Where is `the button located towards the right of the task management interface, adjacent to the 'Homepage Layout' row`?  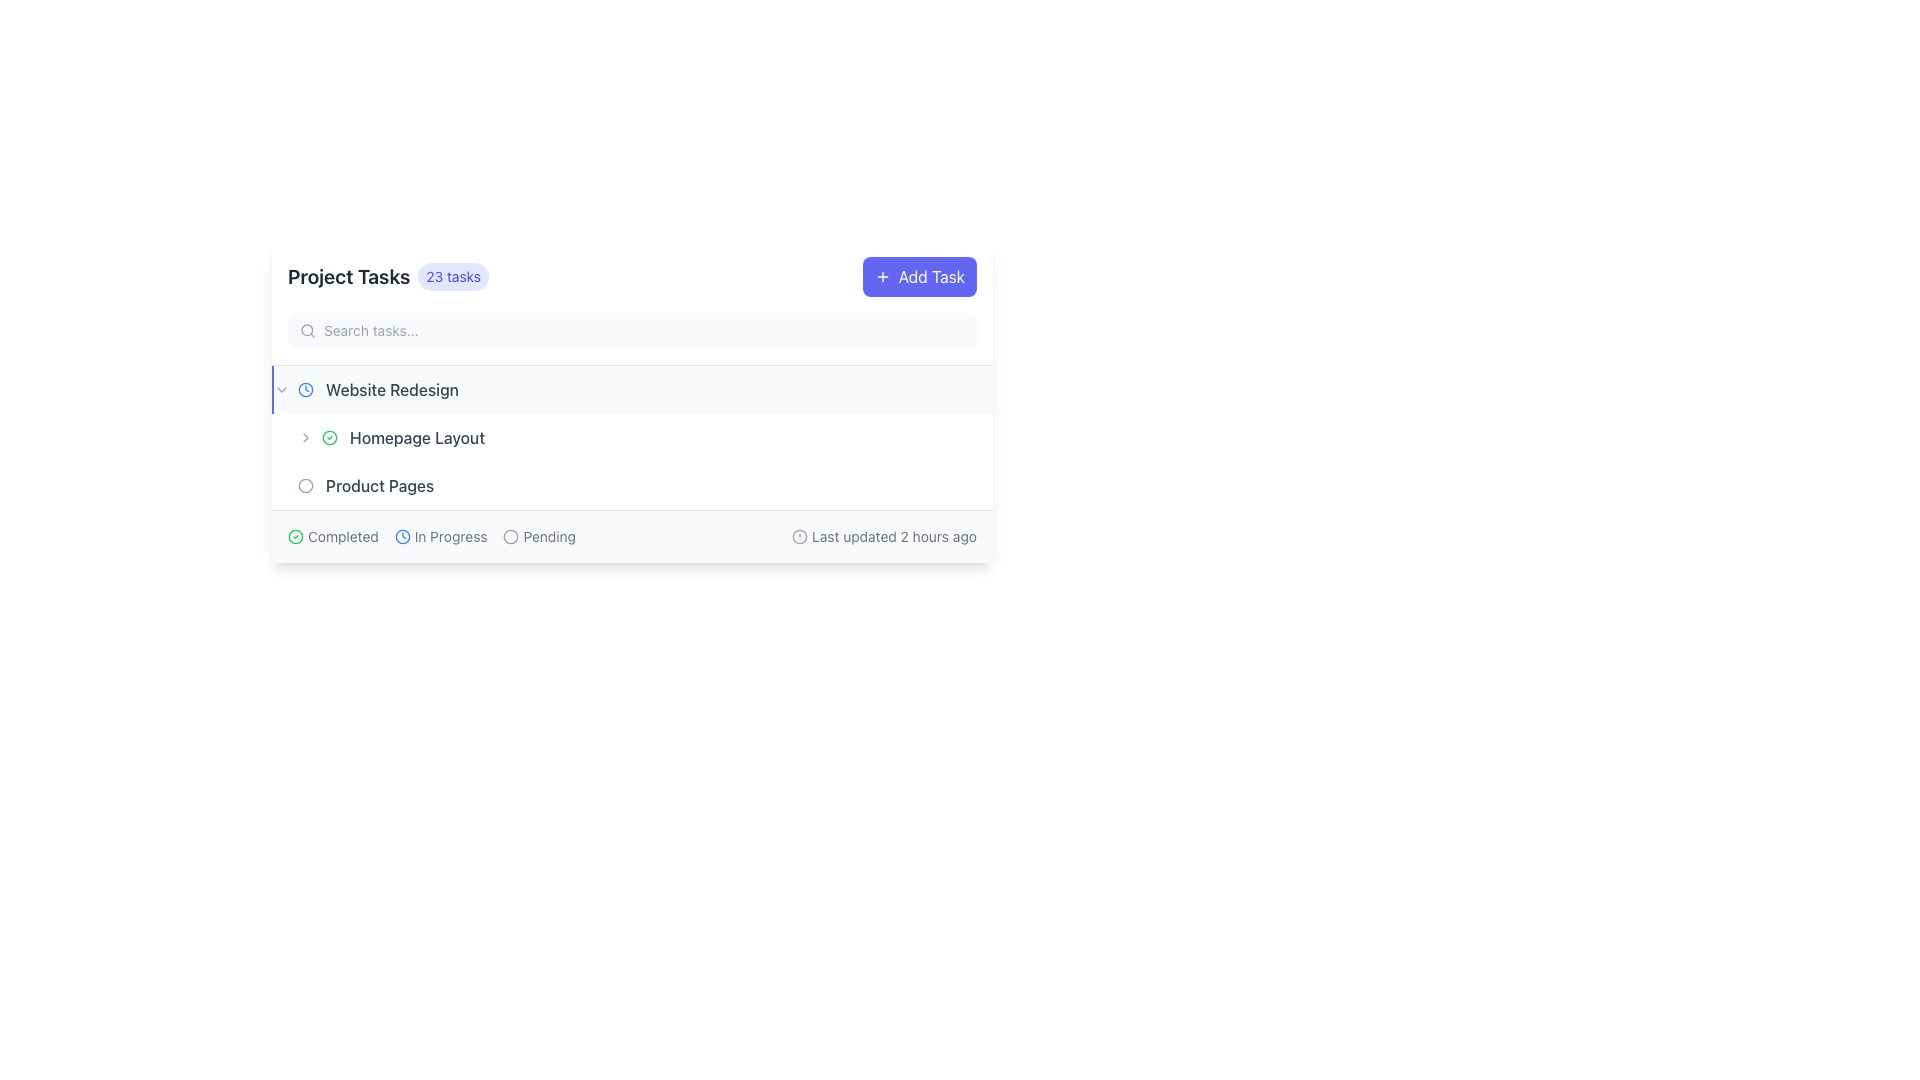
the button located towards the right of the task management interface, adjacent to the 'Homepage Layout' row is located at coordinates (969, 389).